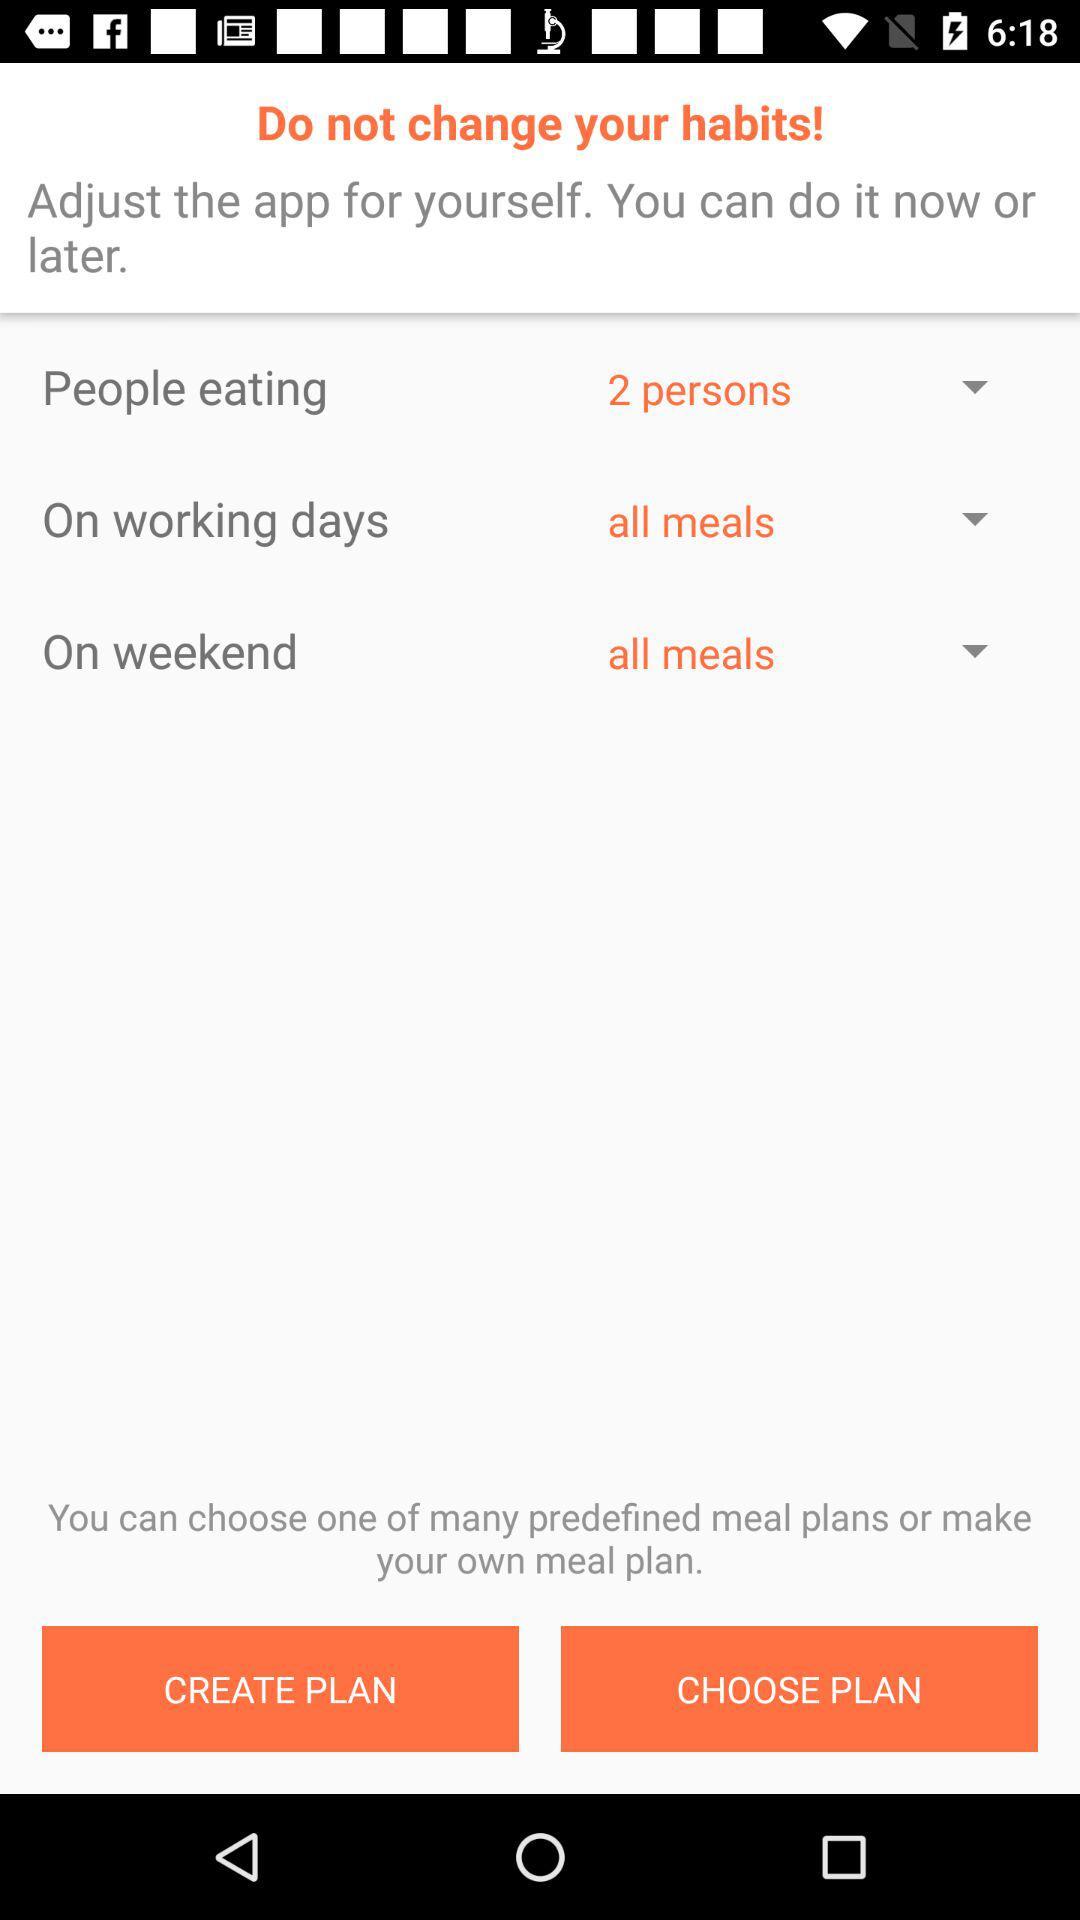 This screenshot has height=1920, width=1080. Describe the element at coordinates (280, 1688) in the screenshot. I see `item below the you can choose` at that location.